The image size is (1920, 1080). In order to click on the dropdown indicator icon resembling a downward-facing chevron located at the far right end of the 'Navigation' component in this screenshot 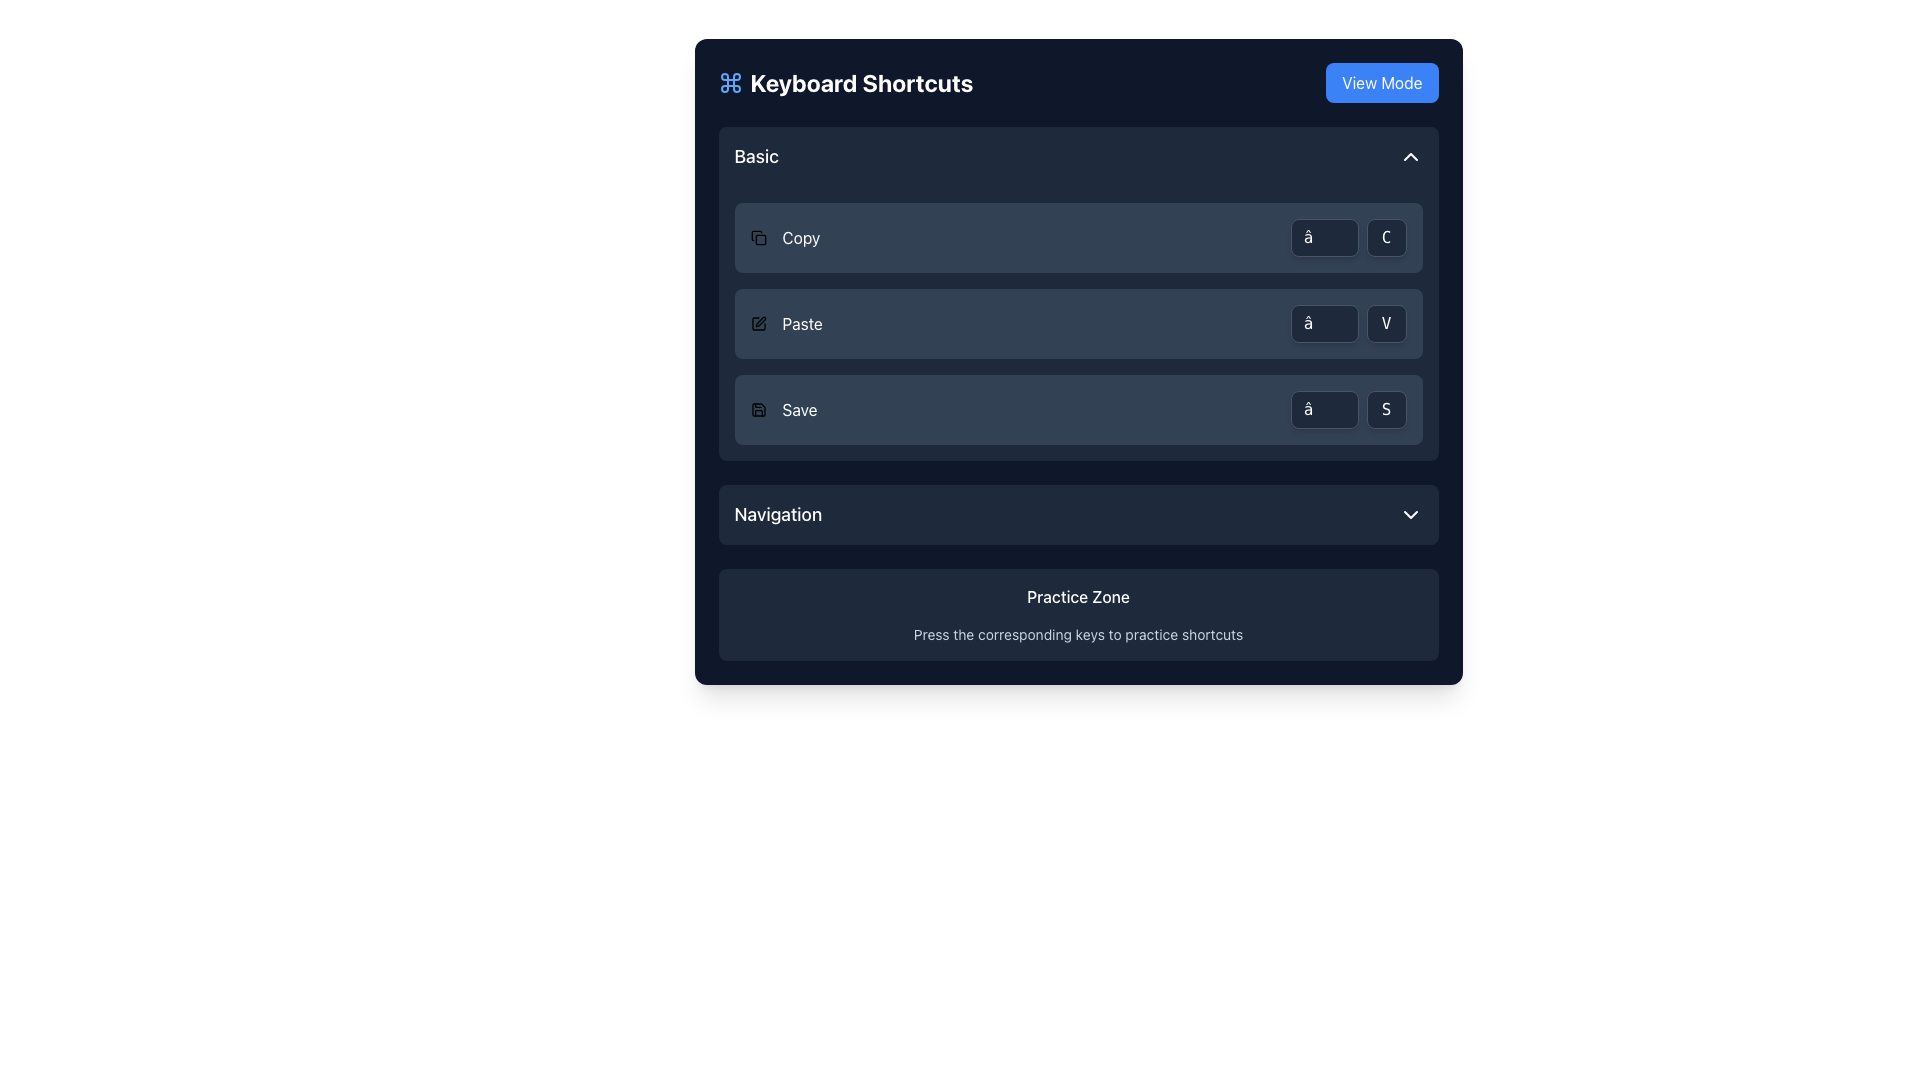, I will do `click(1409, 514)`.